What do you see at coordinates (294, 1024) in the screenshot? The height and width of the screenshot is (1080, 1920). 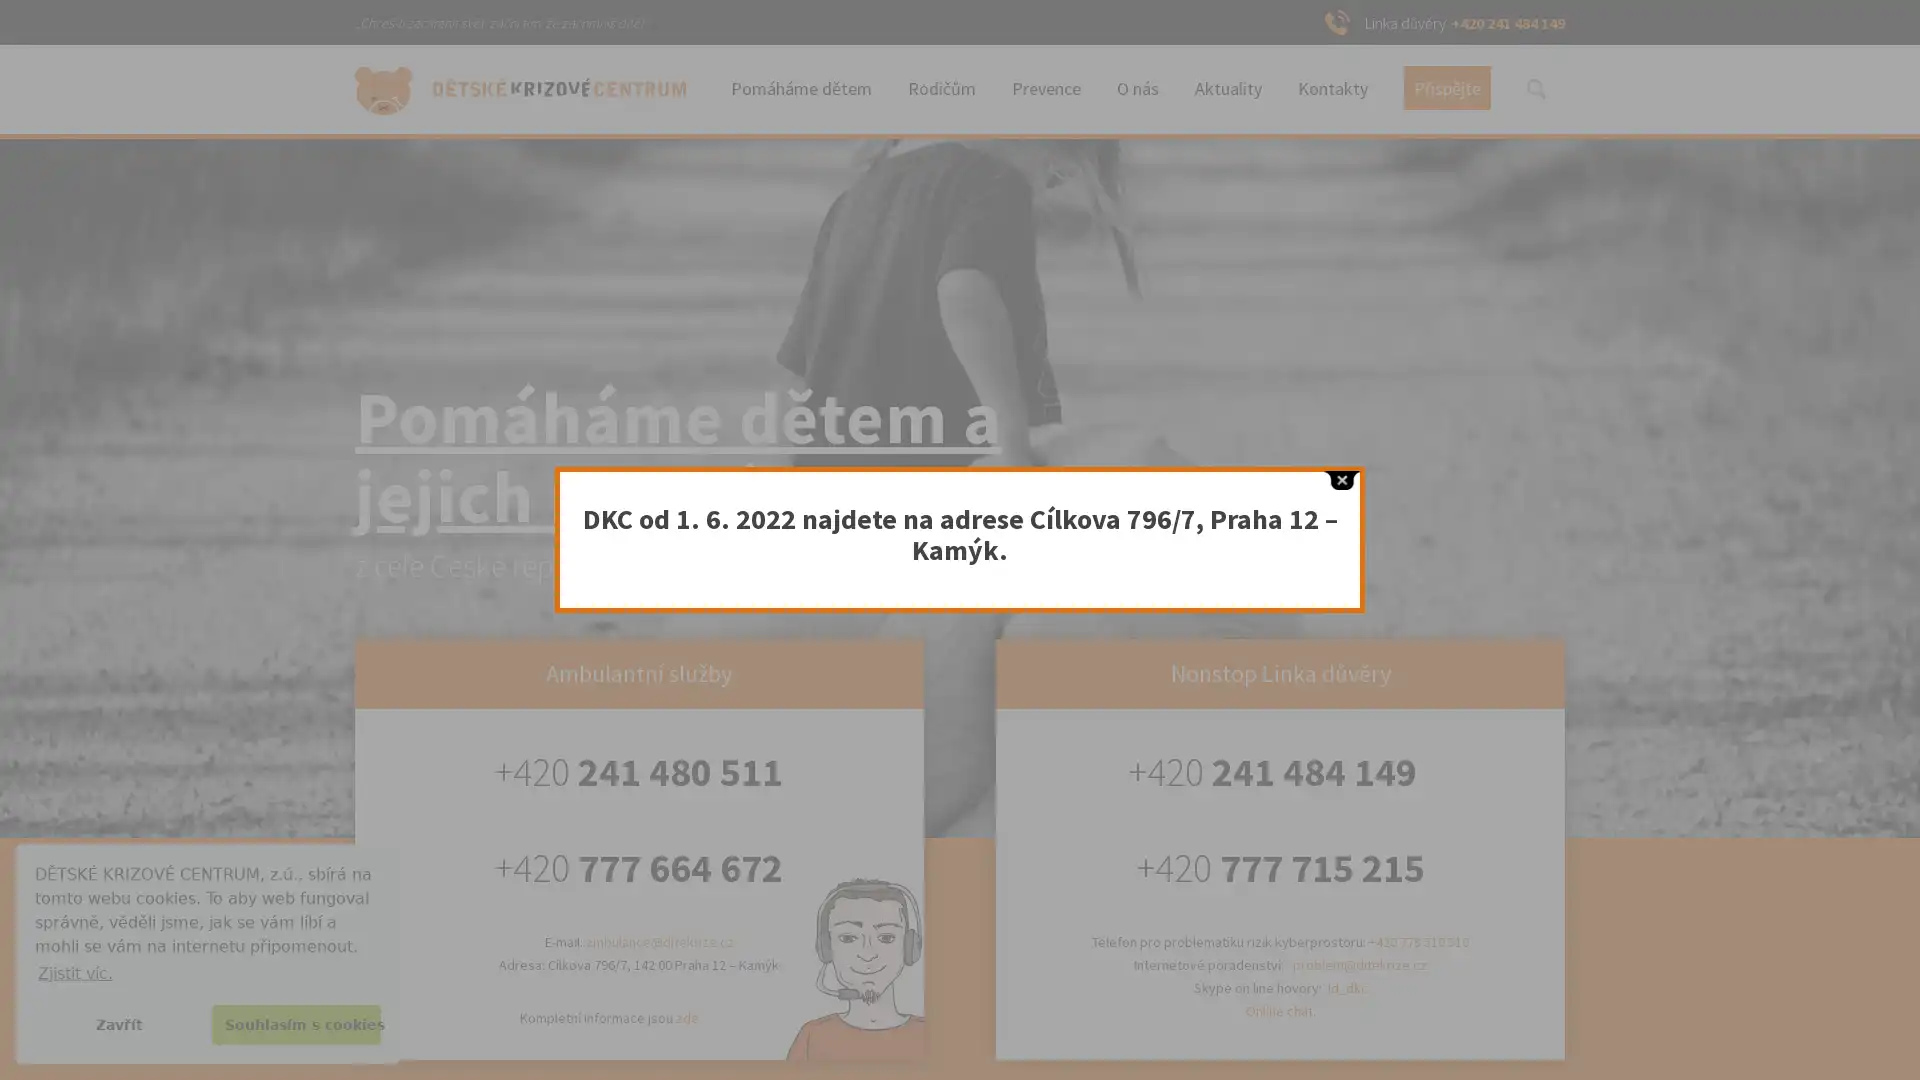 I see `allow cookies` at bounding box center [294, 1024].